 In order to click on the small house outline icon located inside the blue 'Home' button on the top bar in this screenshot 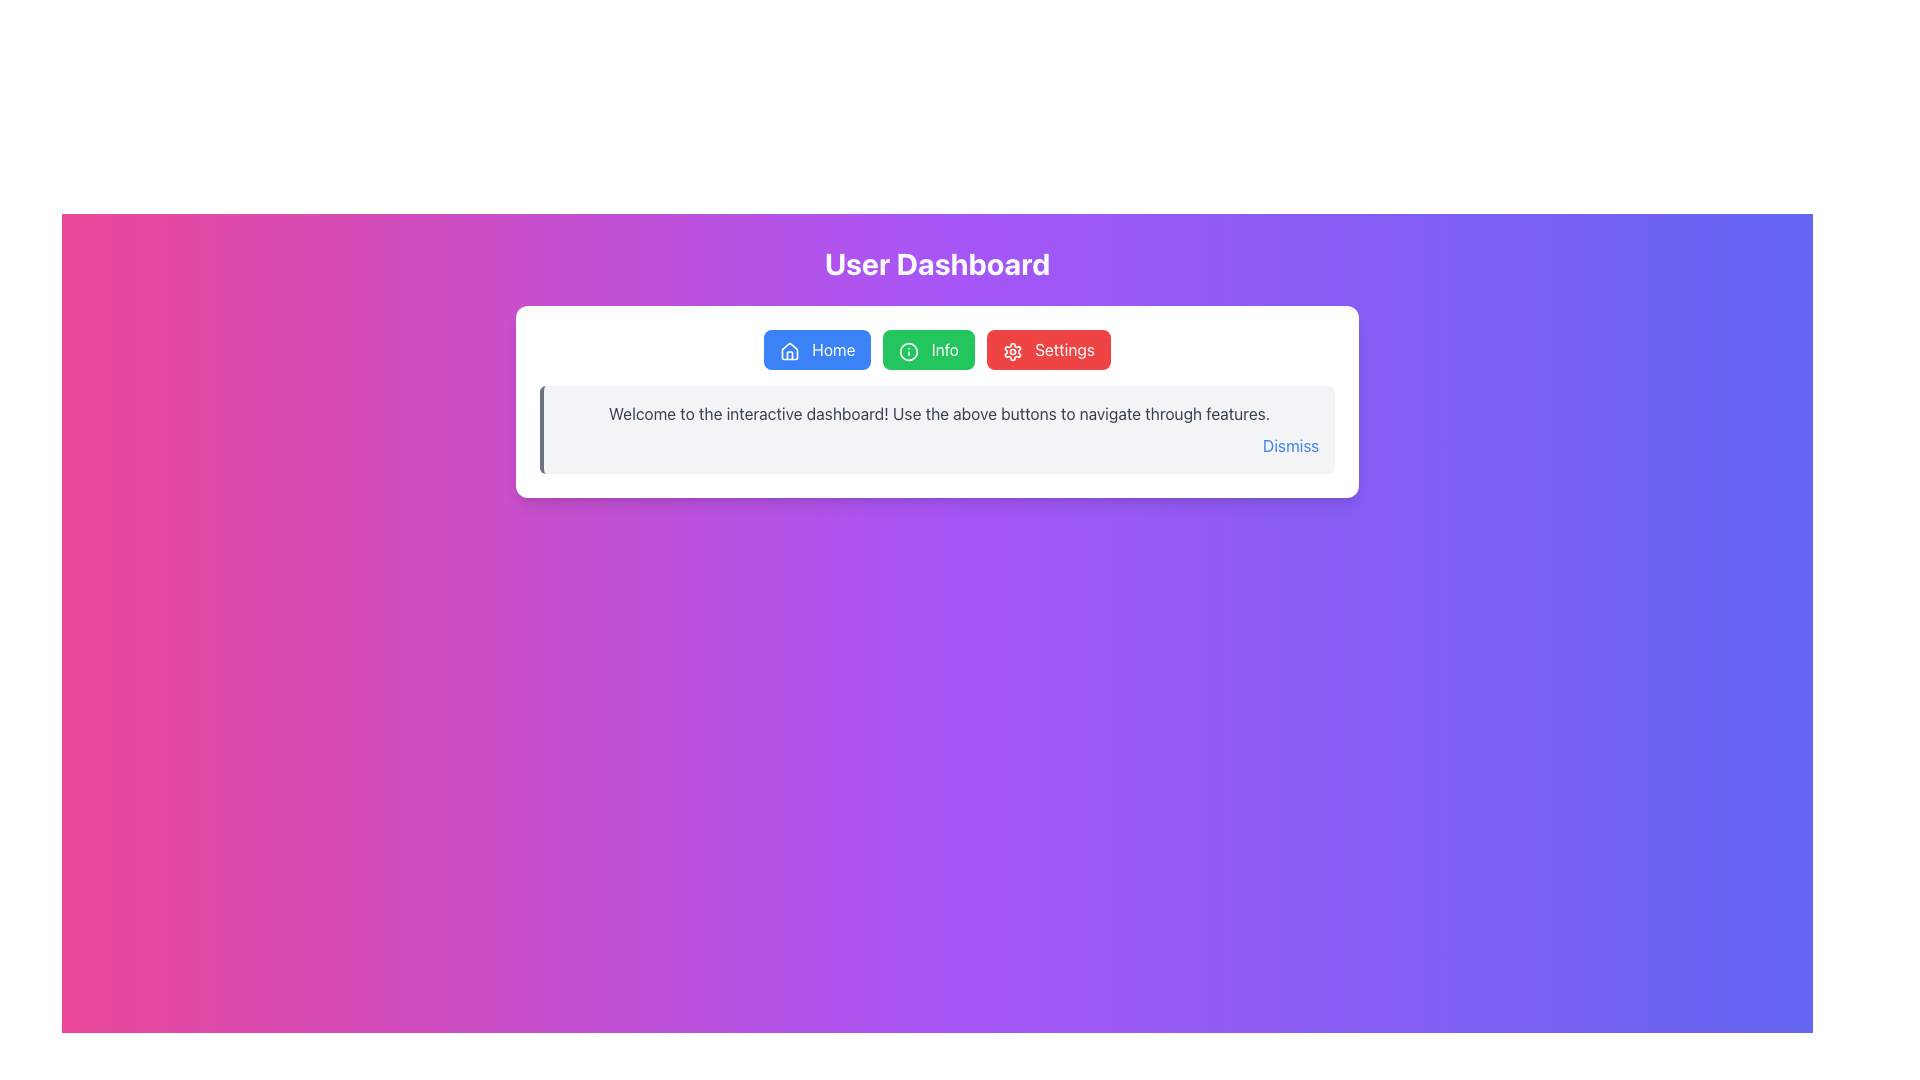, I will do `click(789, 350)`.